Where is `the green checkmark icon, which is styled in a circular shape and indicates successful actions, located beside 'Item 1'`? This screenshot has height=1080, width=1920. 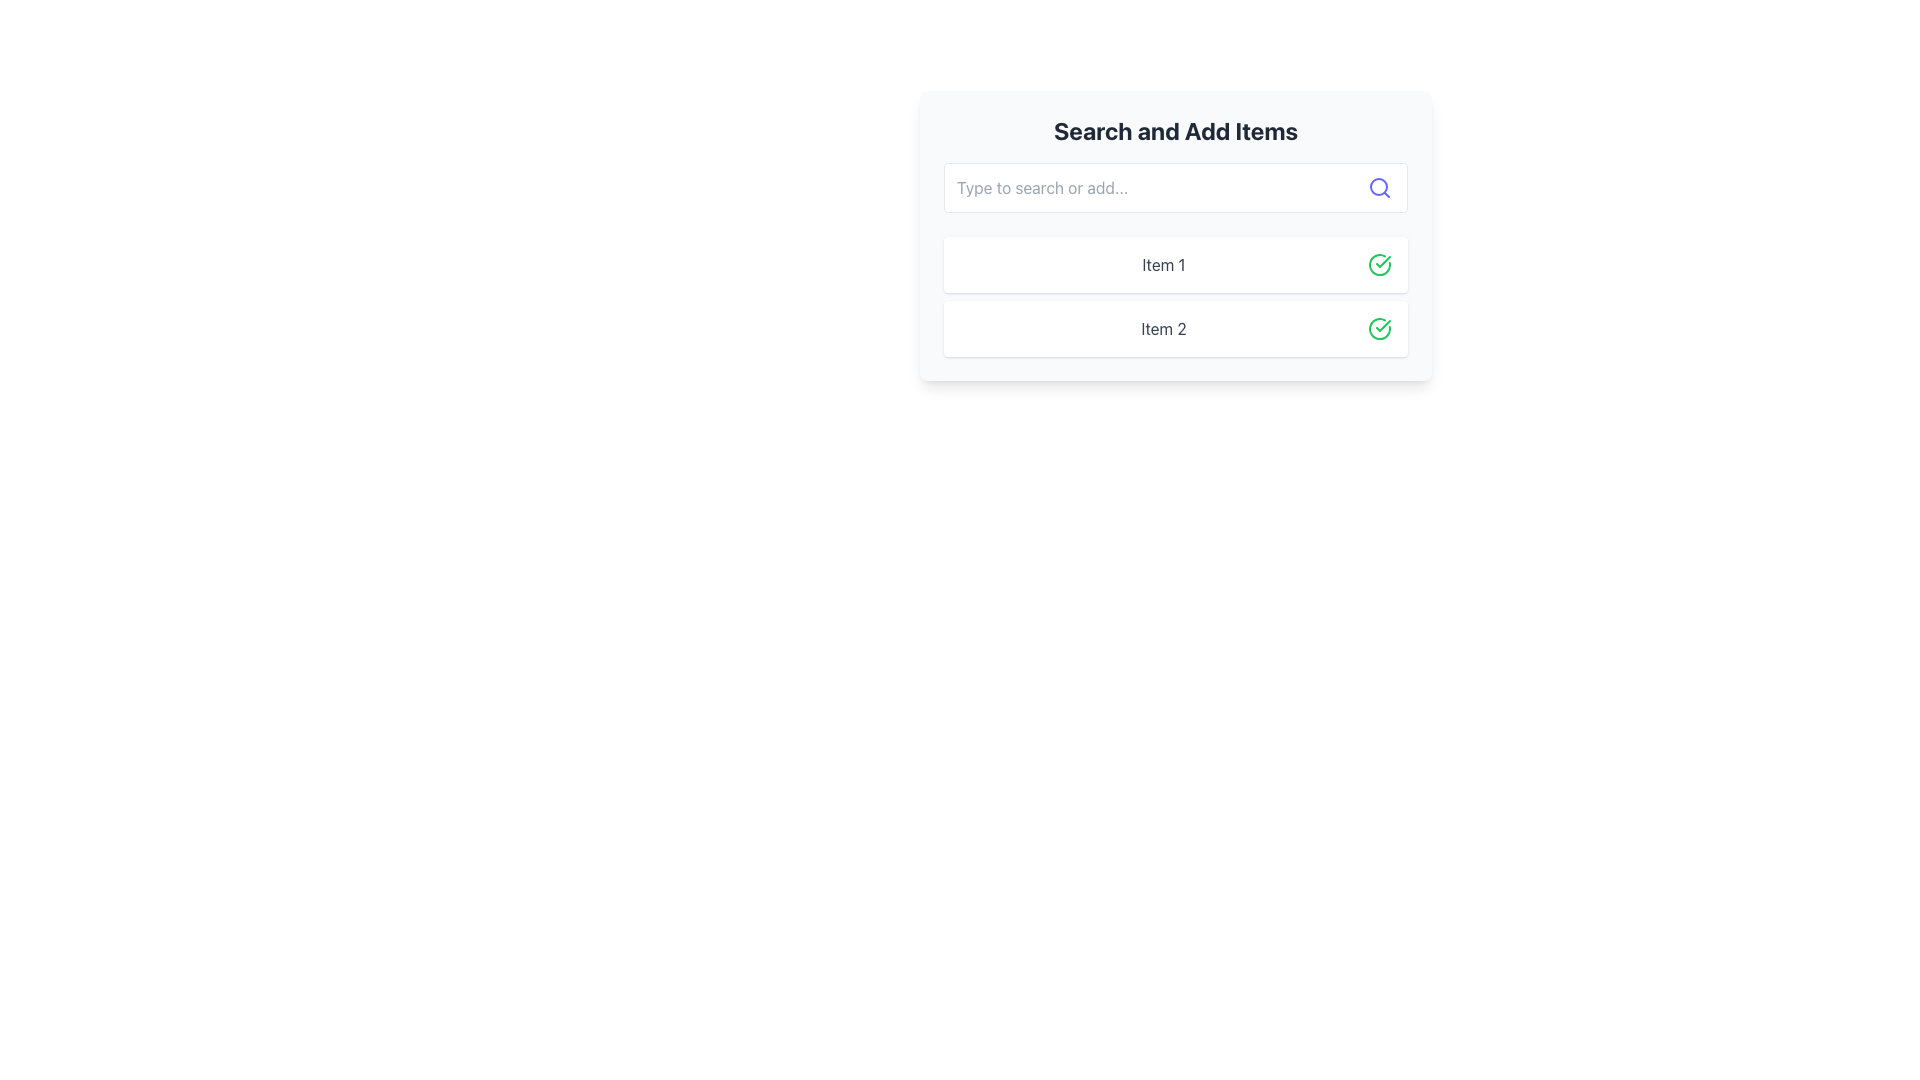 the green checkmark icon, which is styled in a circular shape and indicates successful actions, located beside 'Item 1' is located at coordinates (1382, 325).